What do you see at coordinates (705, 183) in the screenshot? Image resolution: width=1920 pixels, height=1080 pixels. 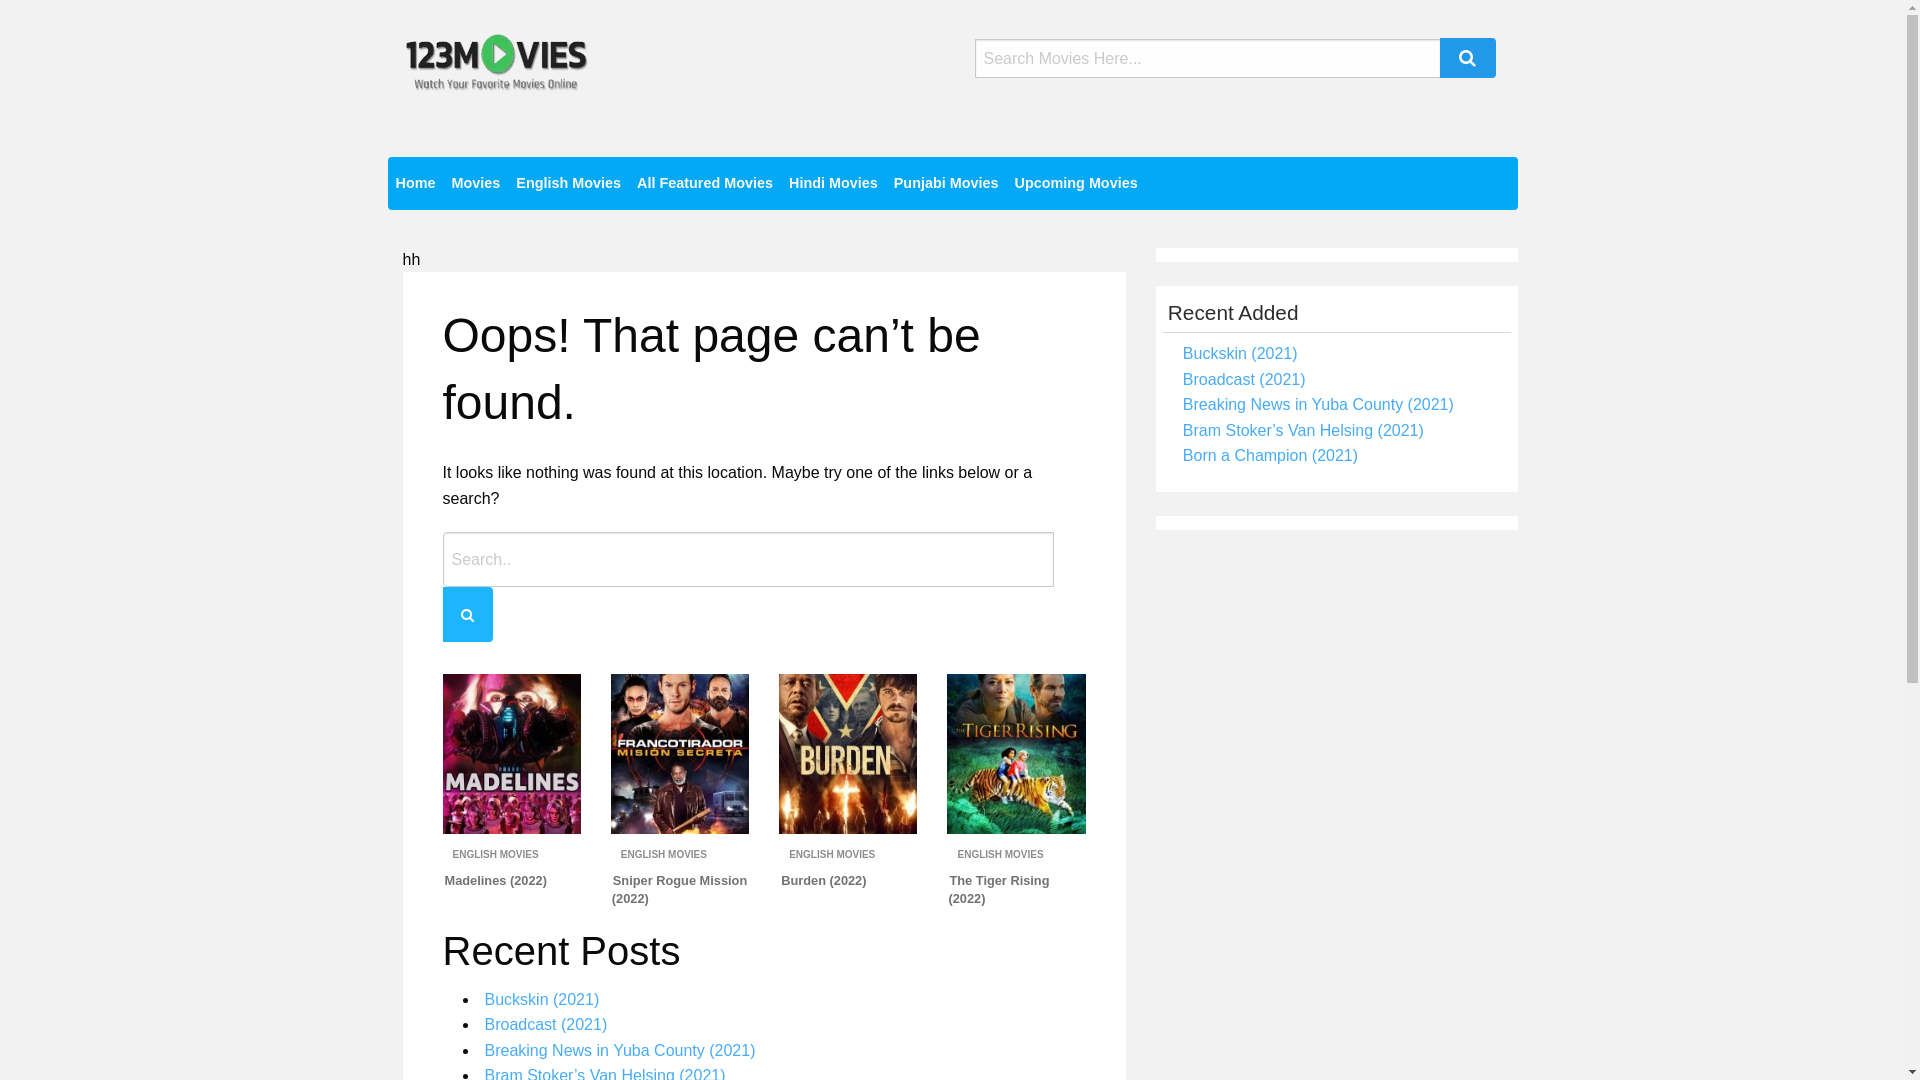 I see `'All Featured Movies'` at bounding box center [705, 183].